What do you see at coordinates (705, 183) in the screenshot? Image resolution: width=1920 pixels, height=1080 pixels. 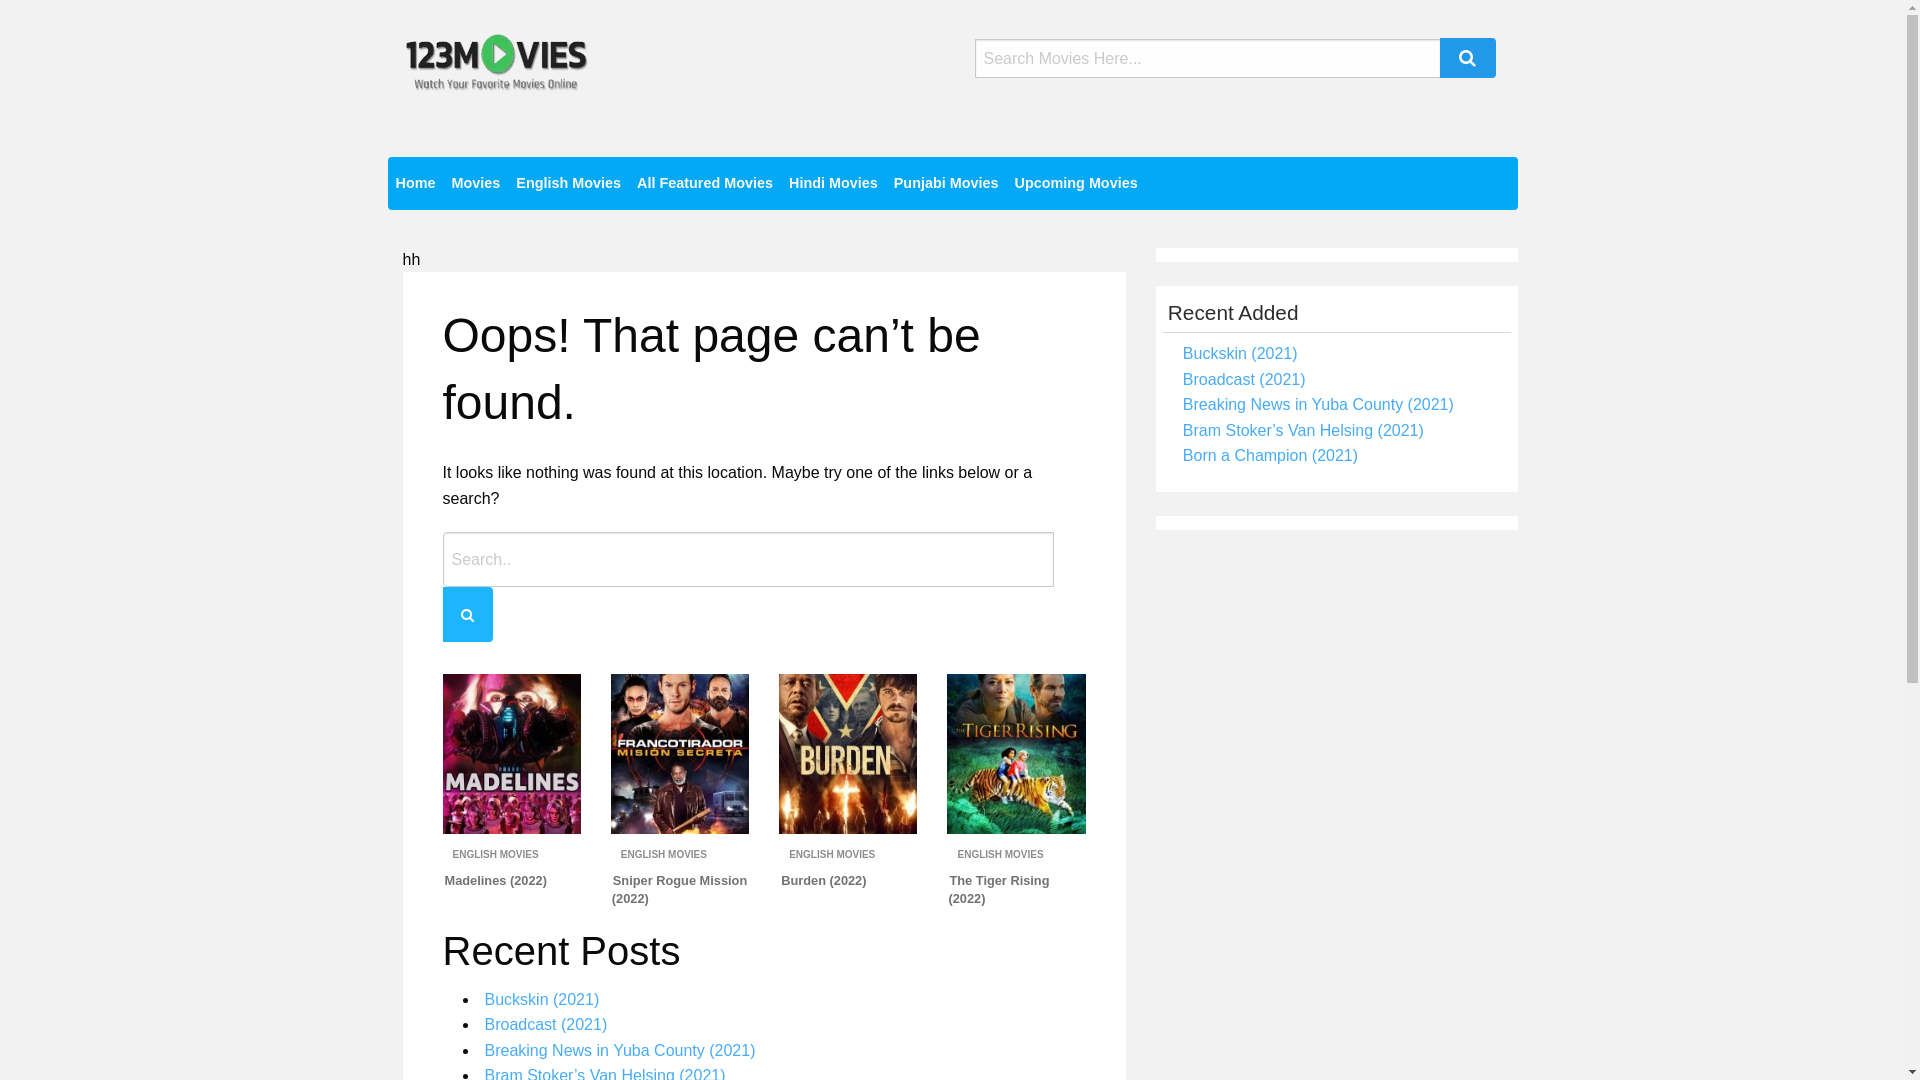 I see `'All Featured Movies'` at bounding box center [705, 183].